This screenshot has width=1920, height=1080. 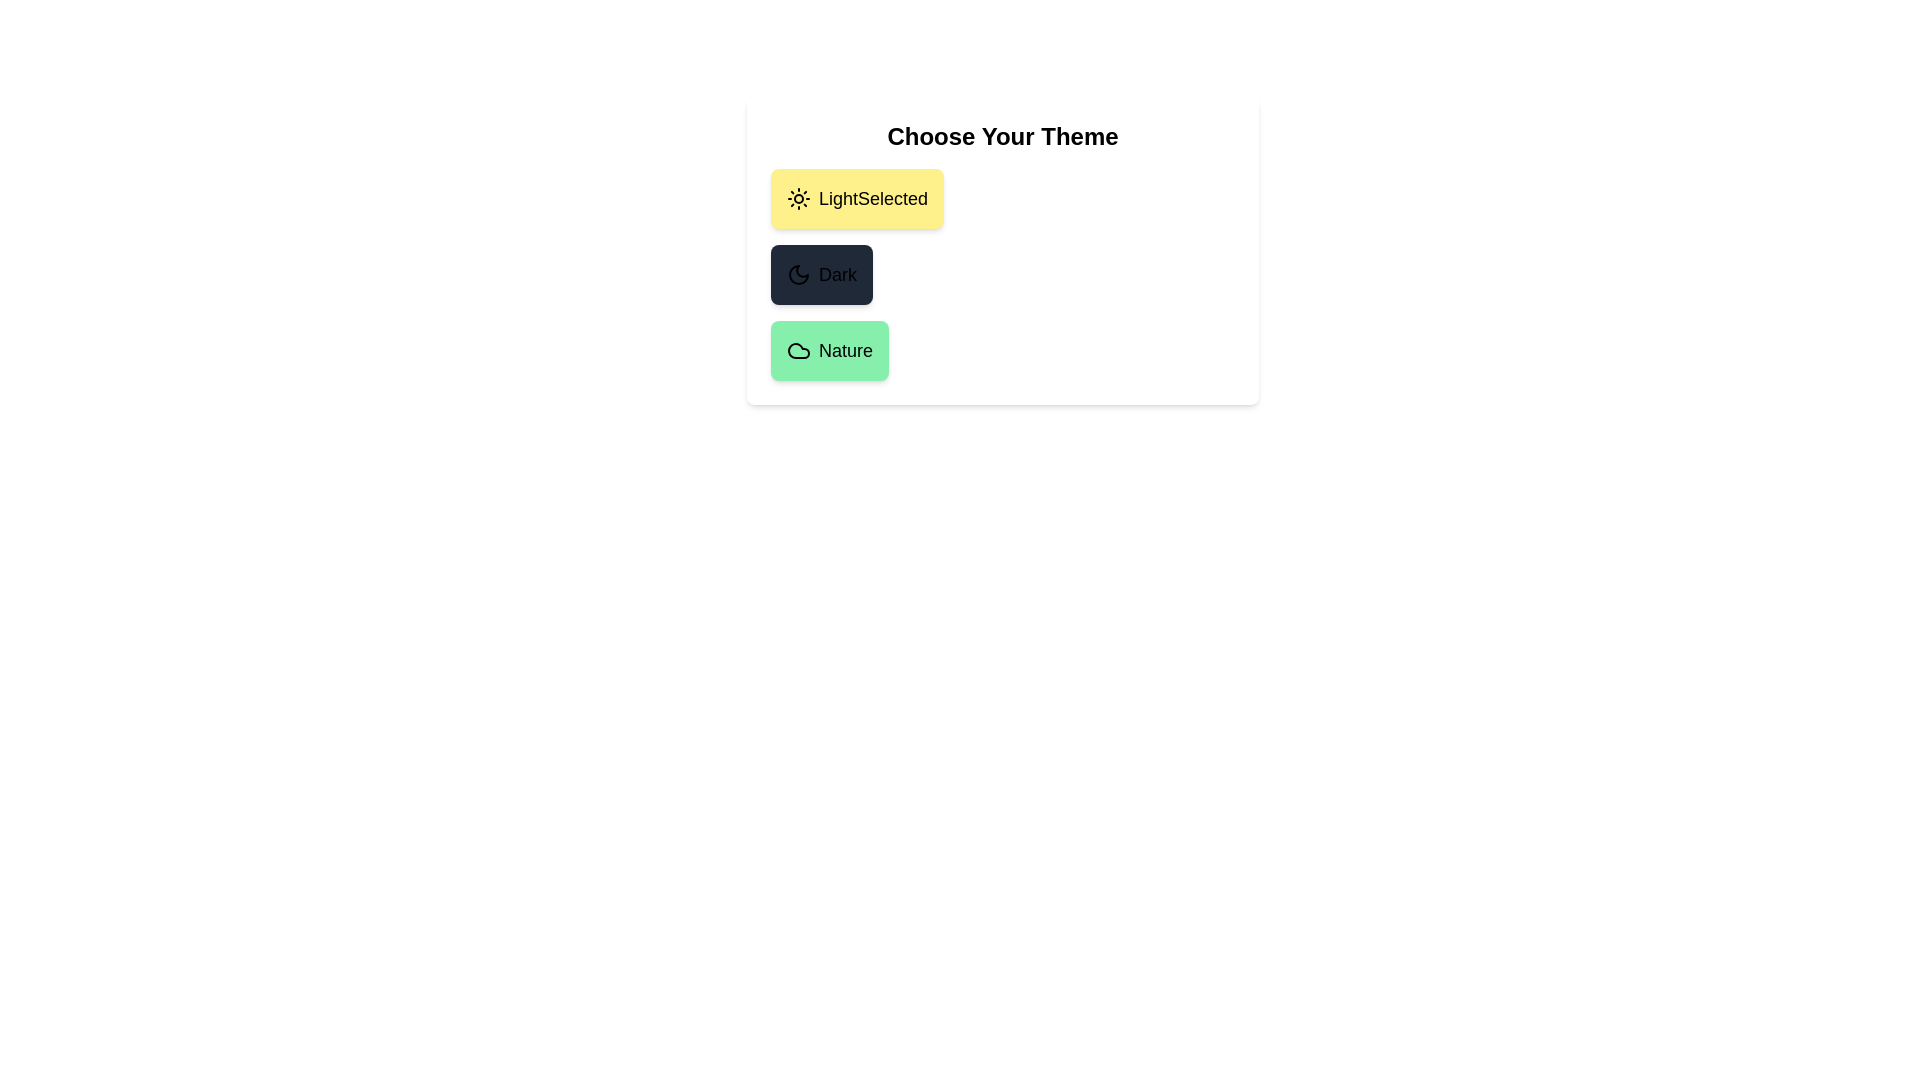 What do you see at coordinates (857, 199) in the screenshot?
I see `the theme Light by clicking on the corresponding button` at bounding box center [857, 199].